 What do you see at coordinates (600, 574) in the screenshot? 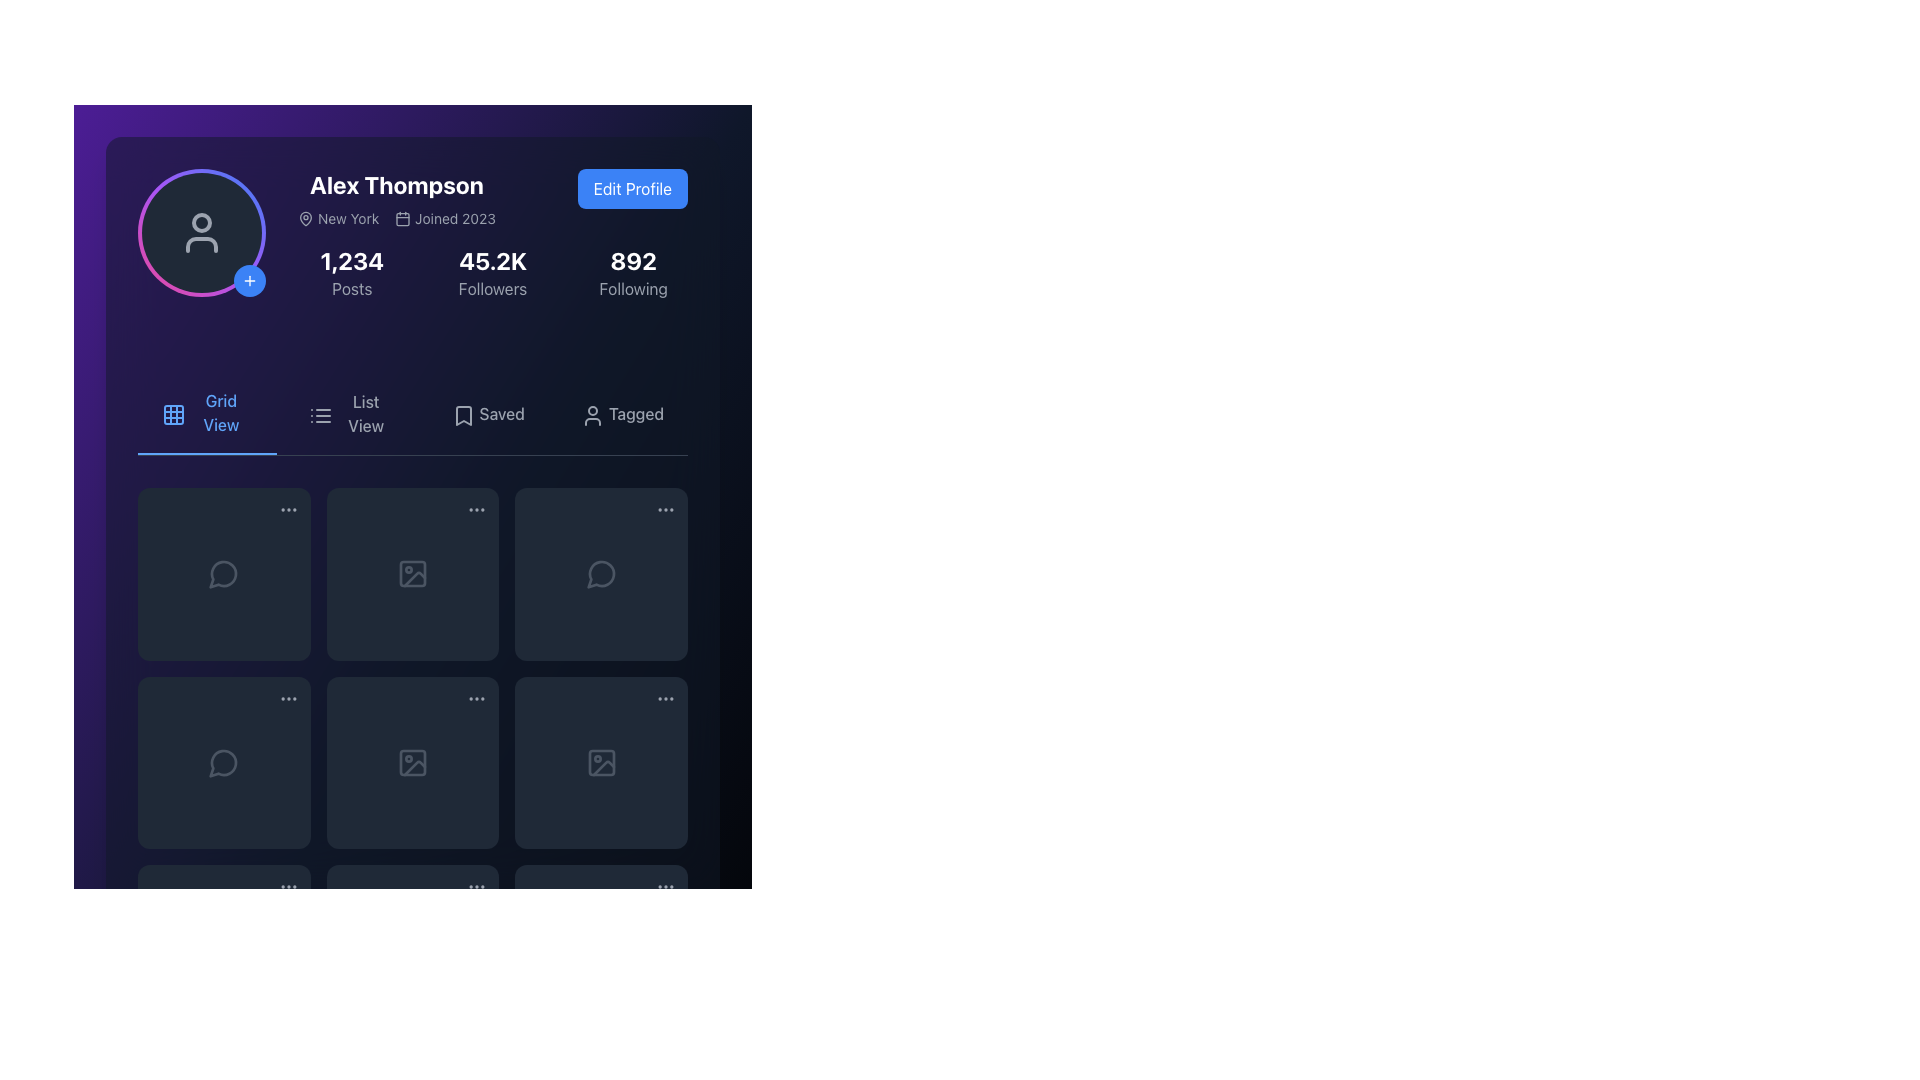
I see `the speech bubble icon located in the bottom right quadrant of the grid` at bounding box center [600, 574].